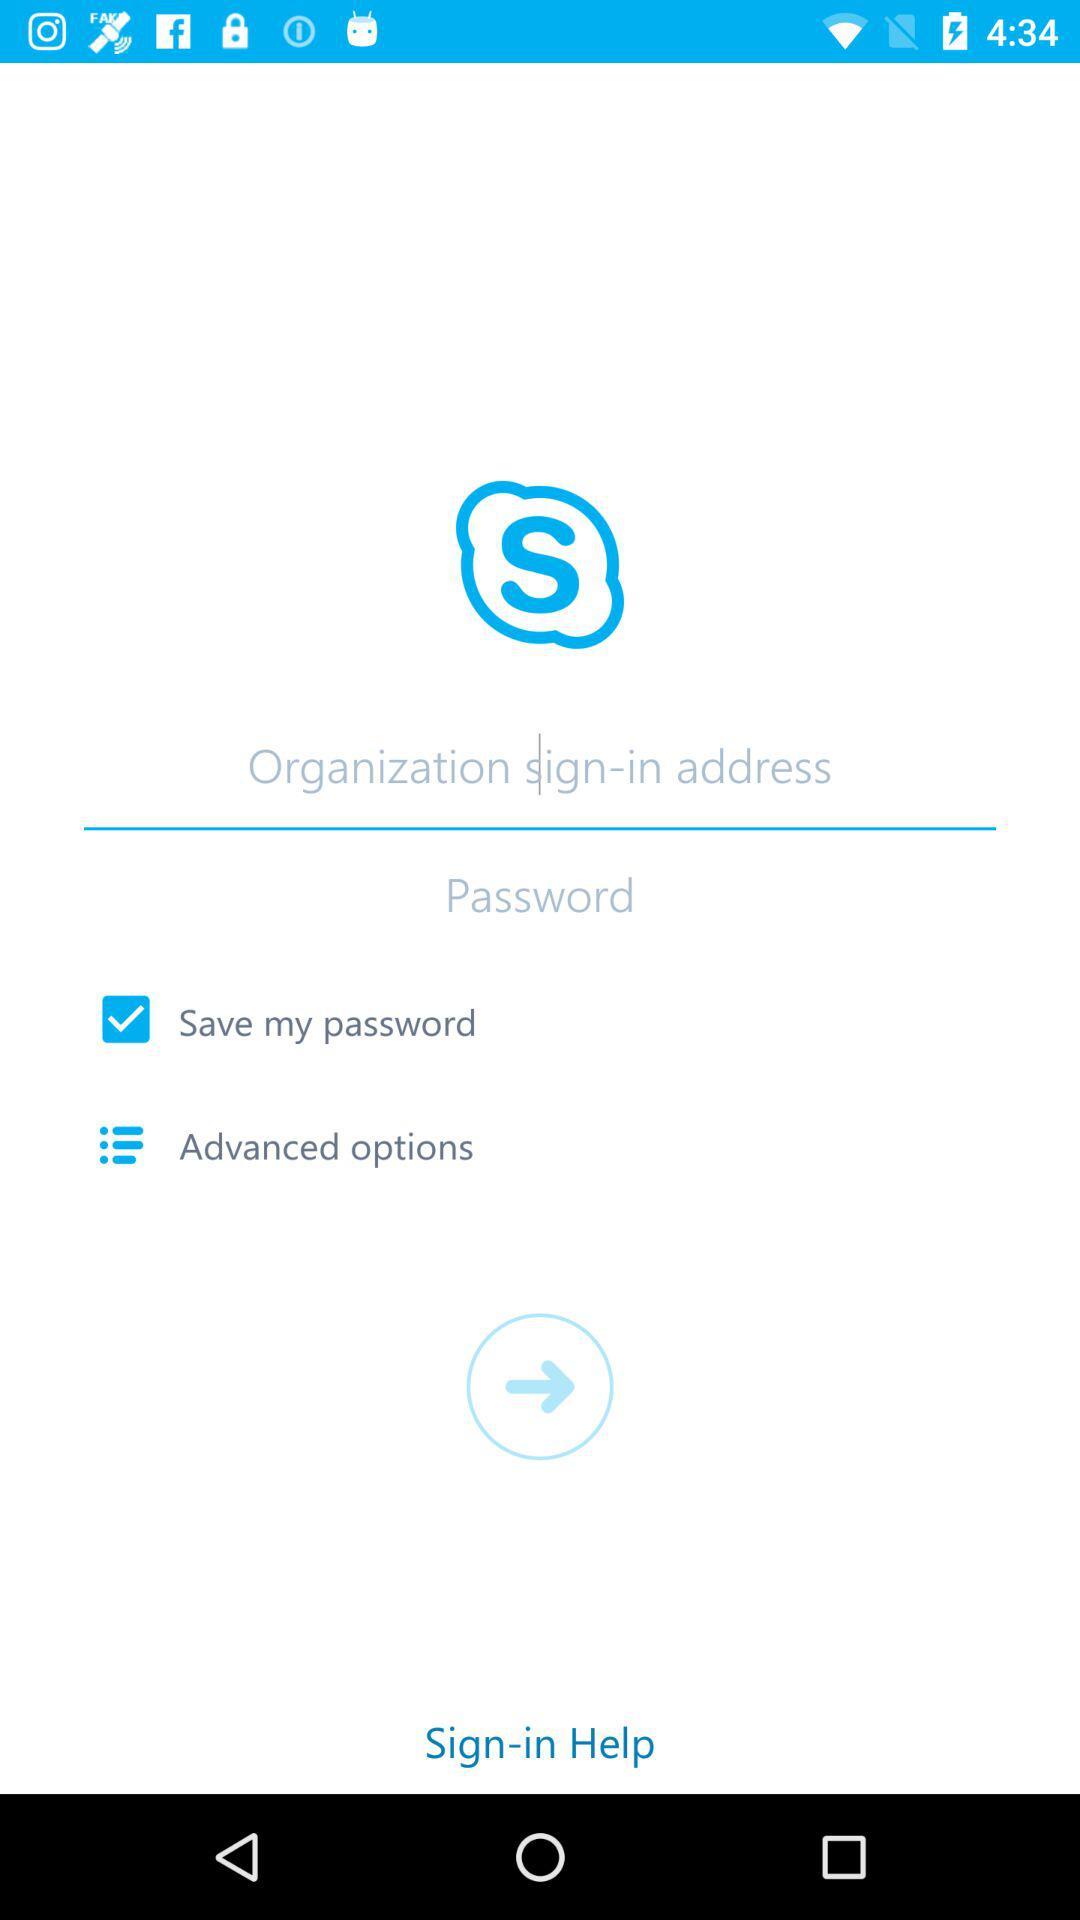  What do you see at coordinates (540, 1385) in the screenshot?
I see `item above sign-in help app` at bounding box center [540, 1385].